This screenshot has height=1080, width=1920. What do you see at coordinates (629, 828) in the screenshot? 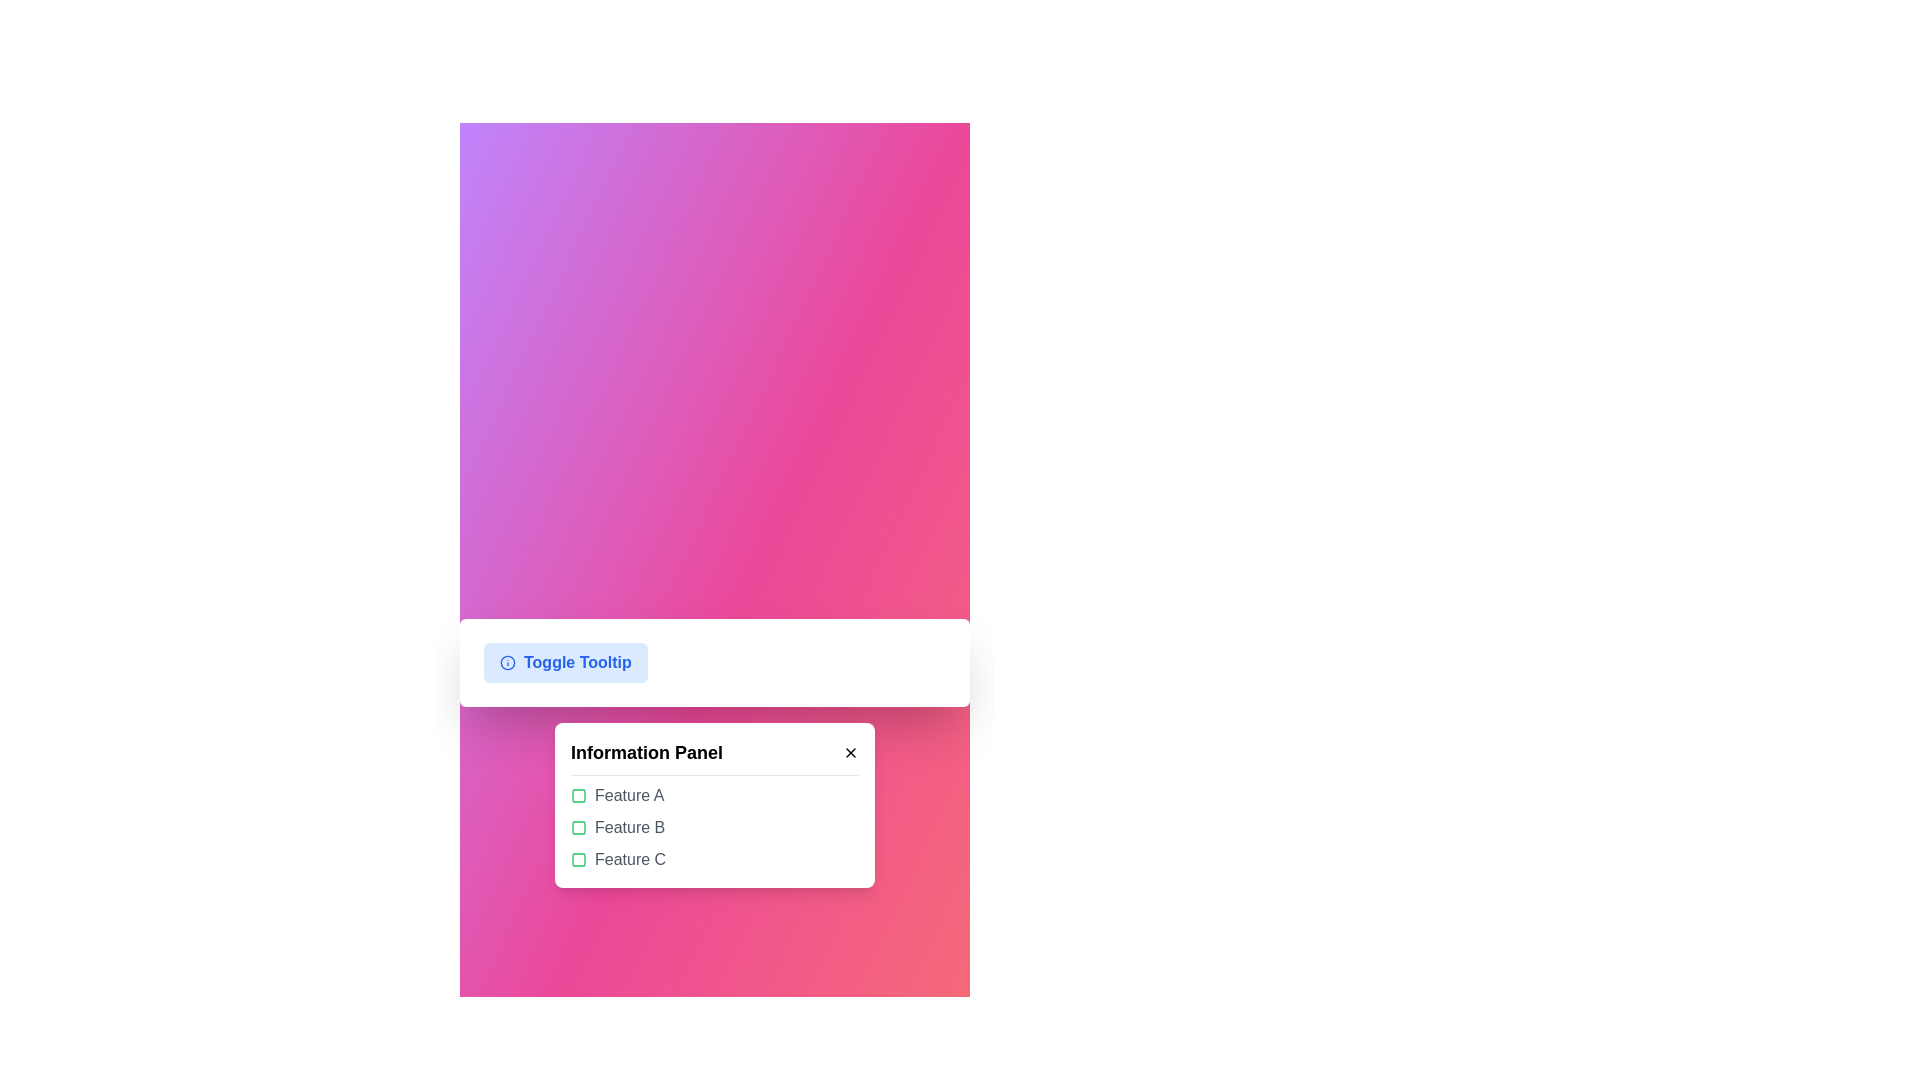
I see `text of the label identifying 'Feature B', which is the second item in the information panel, positioned between 'Feature A' and 'Feature C'` at bounding box center [629, 828].